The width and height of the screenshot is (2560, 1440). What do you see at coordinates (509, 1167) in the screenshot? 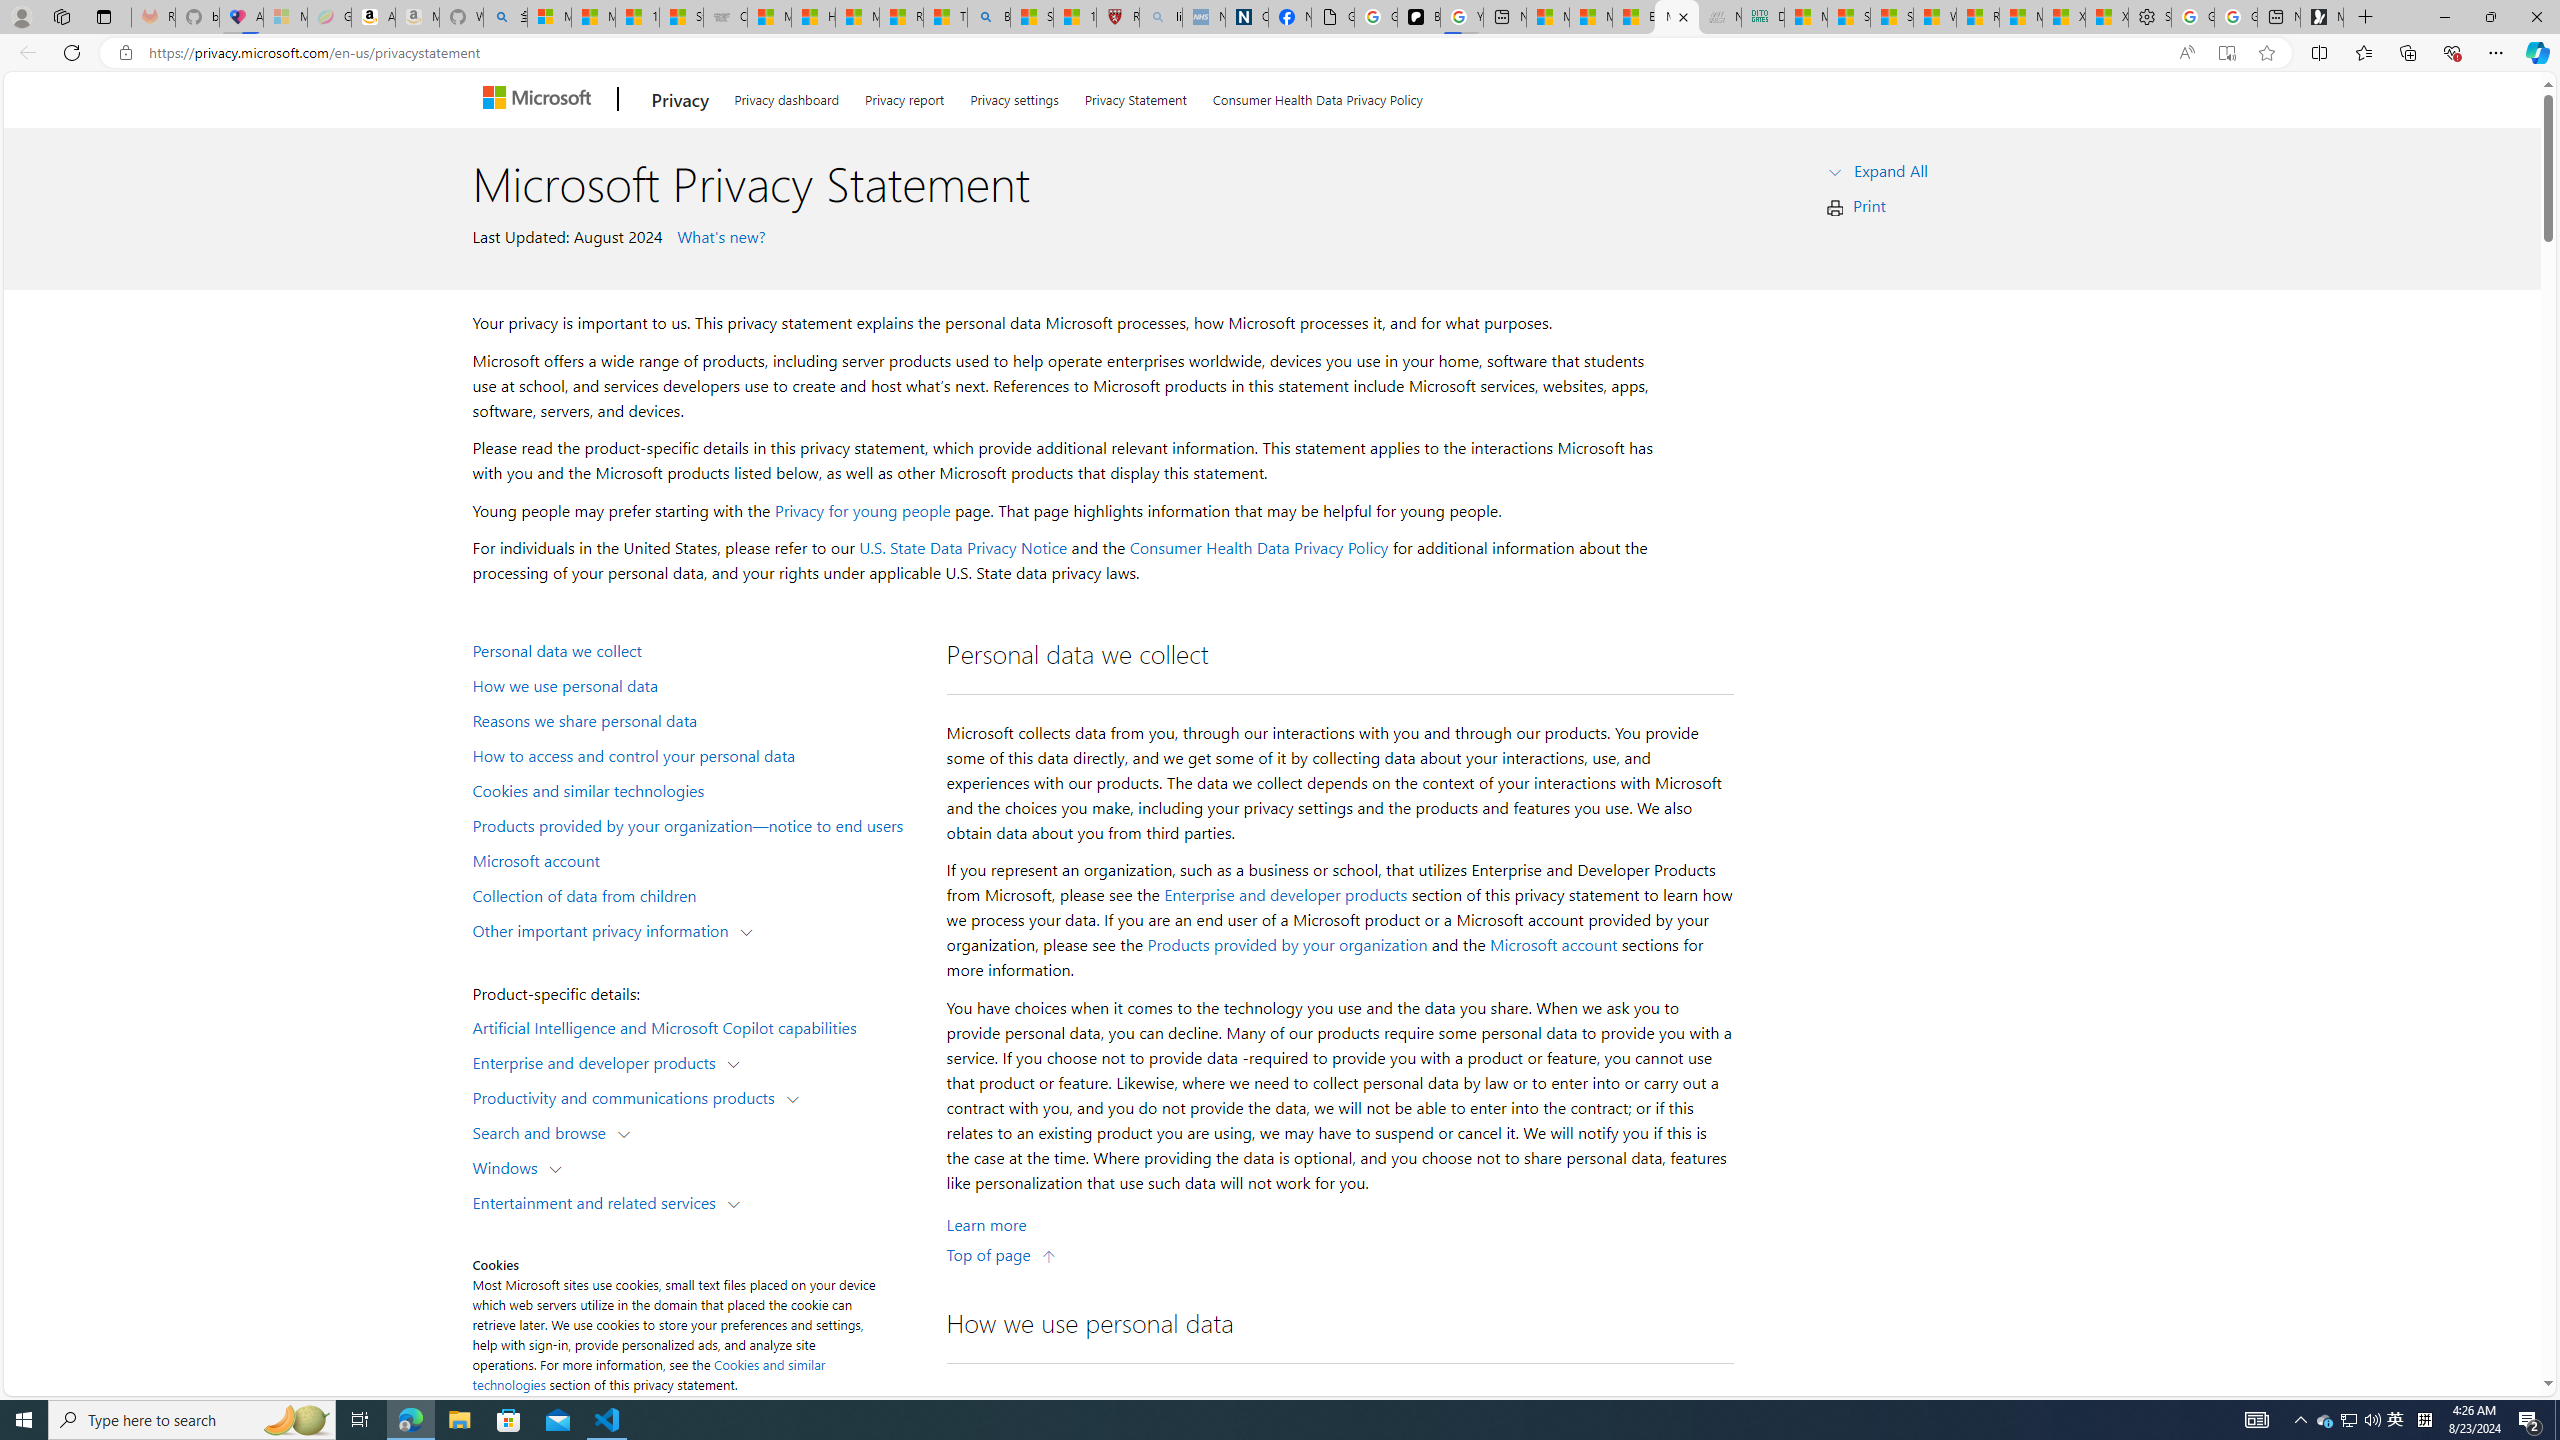
I see `'Windows'` at bounding box center [509, 1167].